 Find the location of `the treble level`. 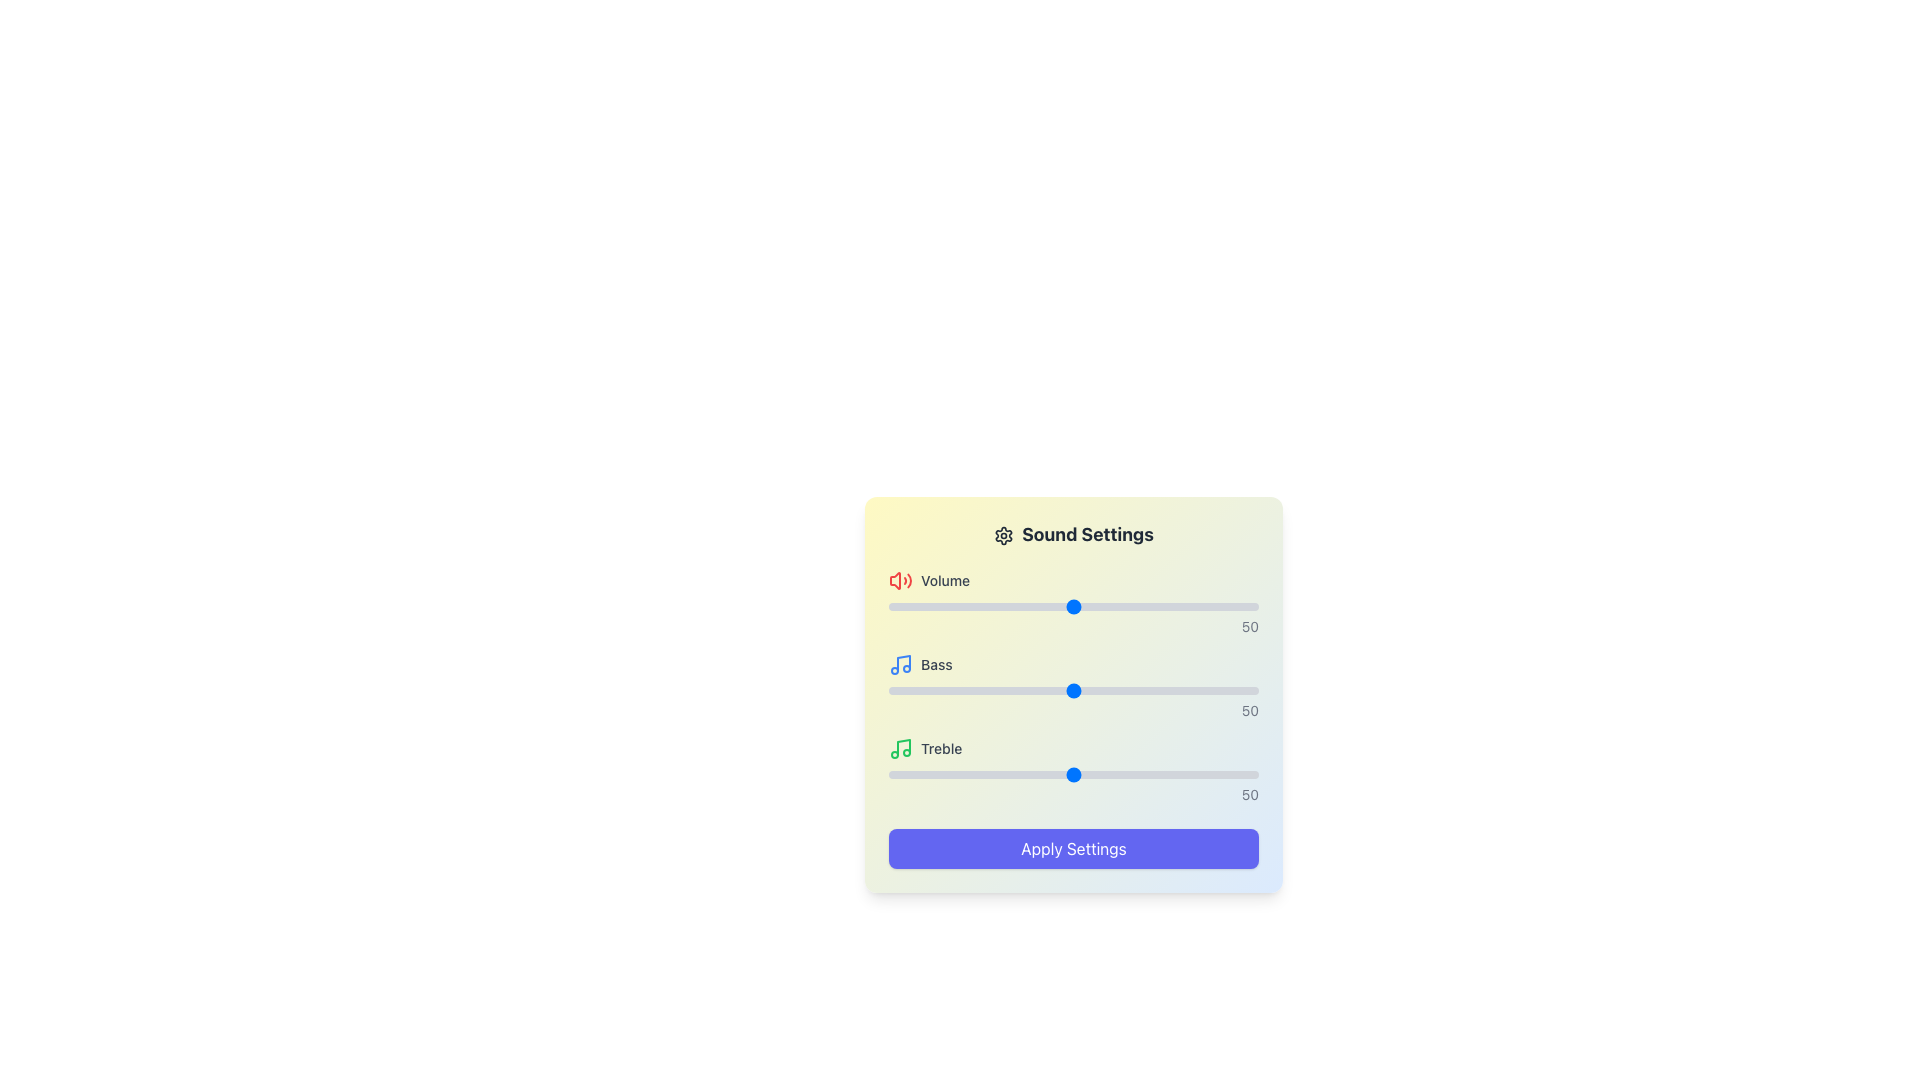

the treble level is located at coordinates (1147, 774).